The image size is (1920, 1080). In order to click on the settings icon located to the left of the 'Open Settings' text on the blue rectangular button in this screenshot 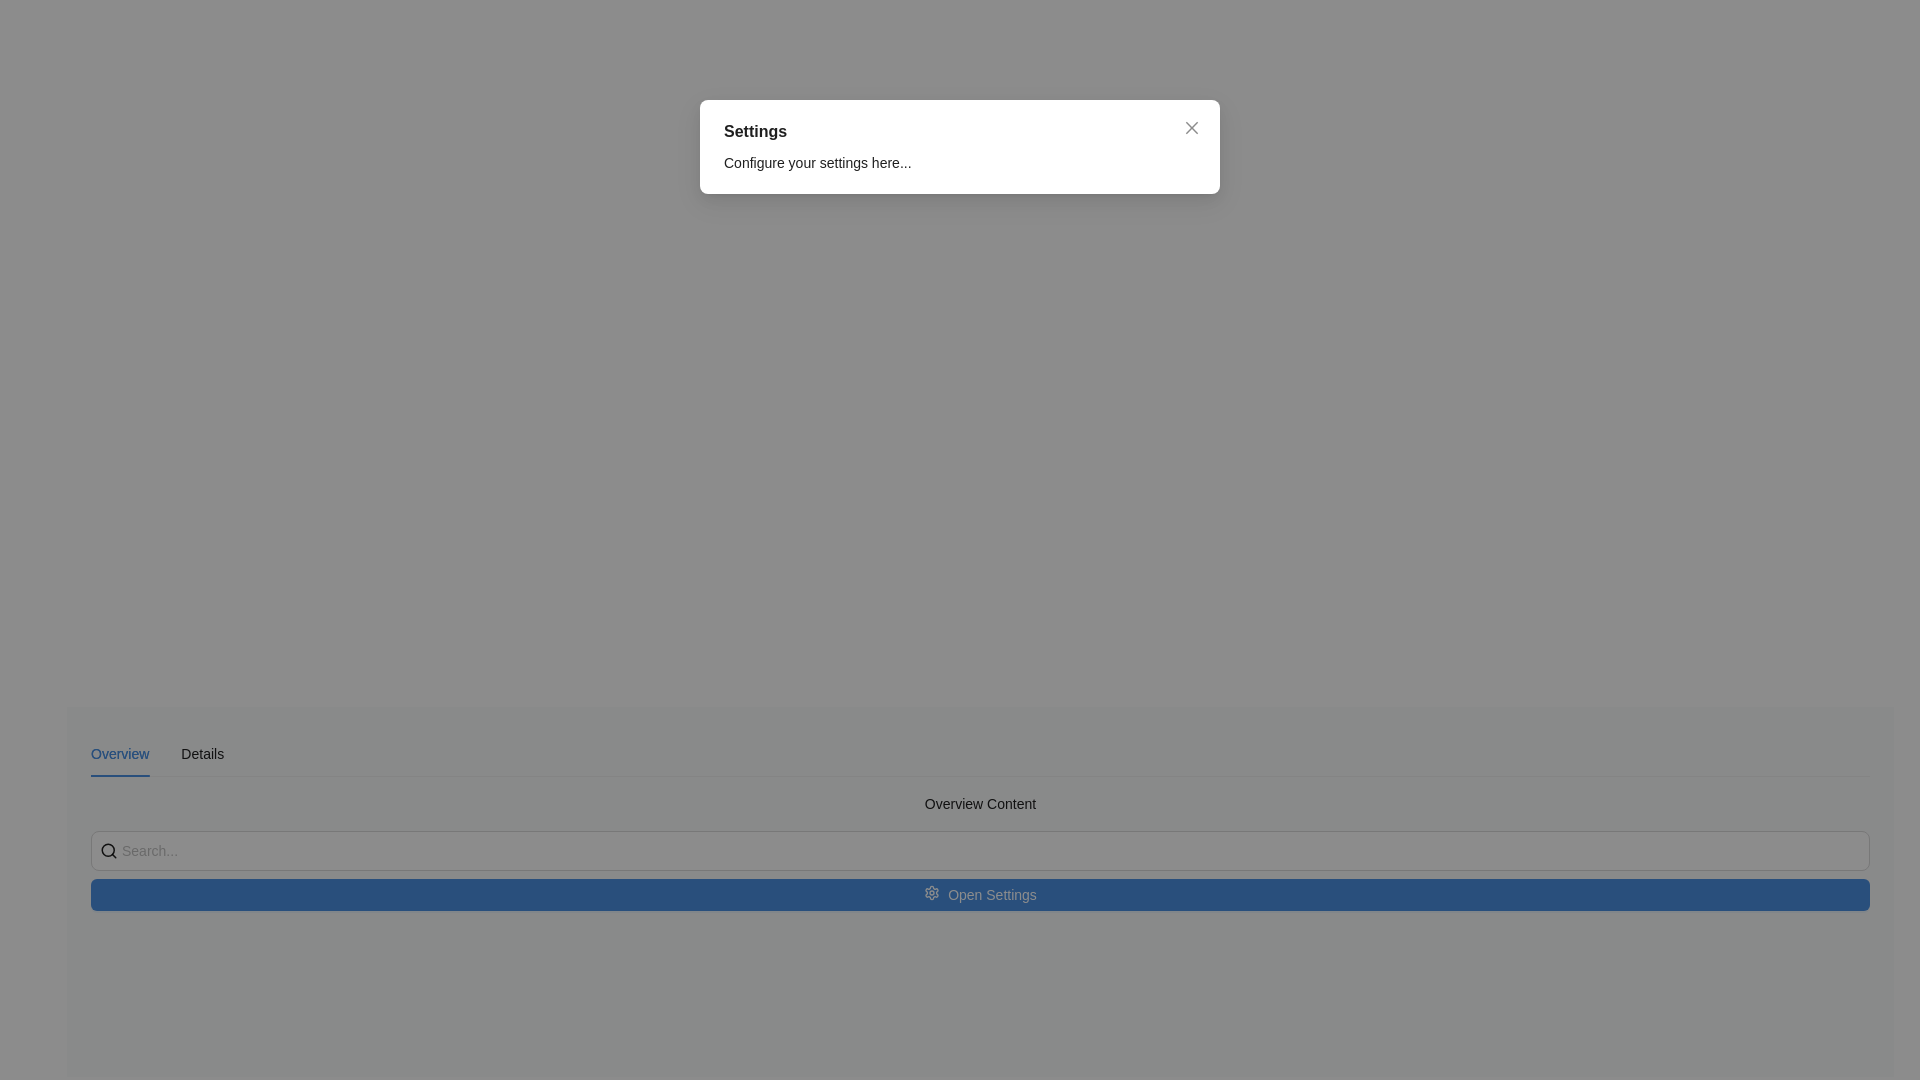, I will do `click(931, 893)`.